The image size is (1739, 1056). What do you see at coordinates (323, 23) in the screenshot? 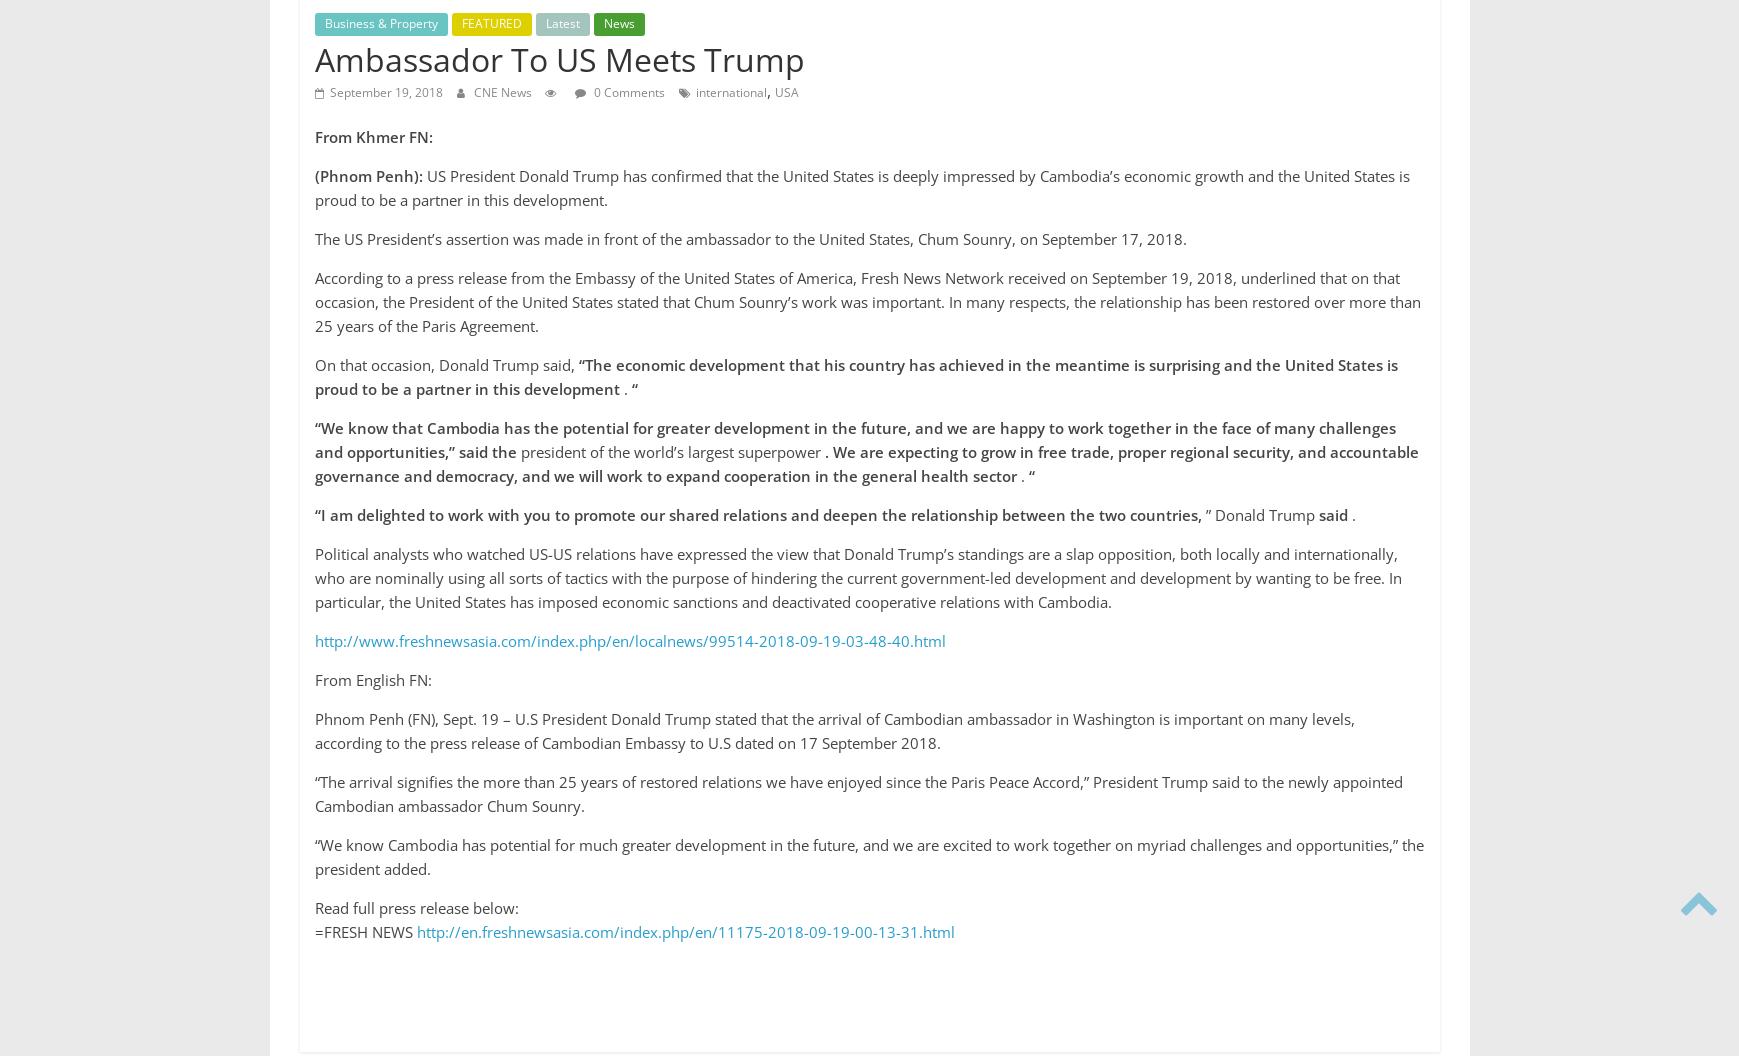
I see `'Business & Property'` at bounding box center [323, 23].